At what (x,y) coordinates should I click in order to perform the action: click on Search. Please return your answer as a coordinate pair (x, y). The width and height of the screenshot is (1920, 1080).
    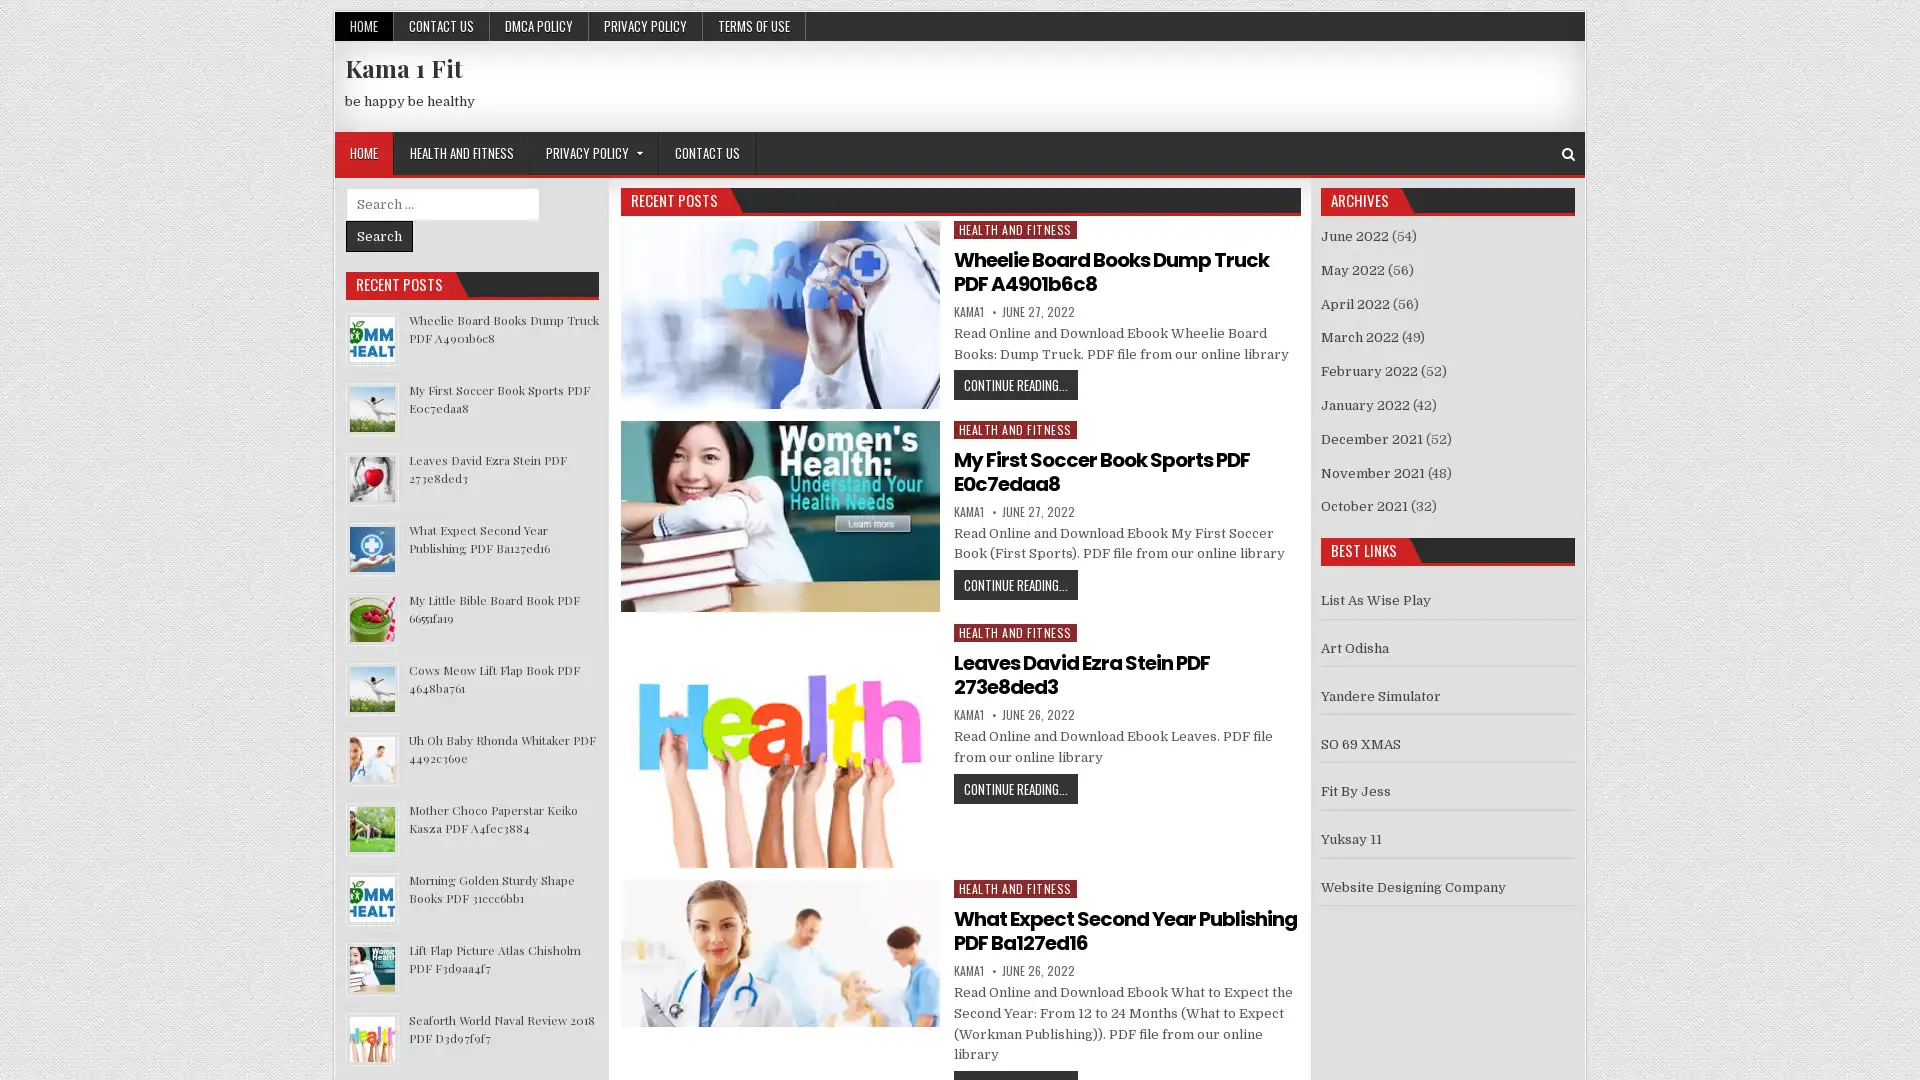
    Looking at the image, I should click on (378, 235).